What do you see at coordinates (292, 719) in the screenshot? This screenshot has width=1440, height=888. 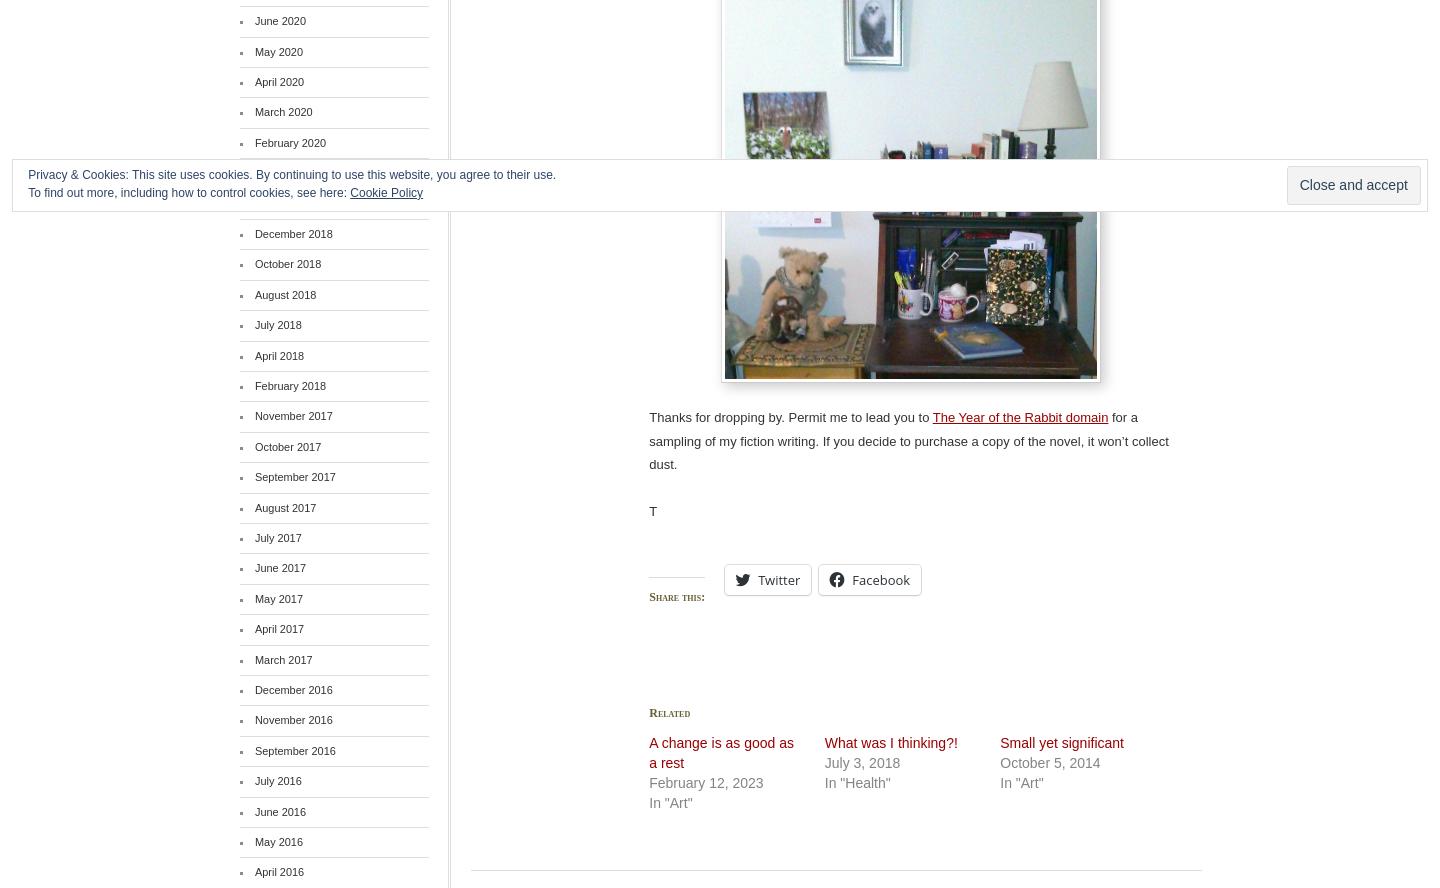 I see `'November 2016'` at bounding box center [292, 719].